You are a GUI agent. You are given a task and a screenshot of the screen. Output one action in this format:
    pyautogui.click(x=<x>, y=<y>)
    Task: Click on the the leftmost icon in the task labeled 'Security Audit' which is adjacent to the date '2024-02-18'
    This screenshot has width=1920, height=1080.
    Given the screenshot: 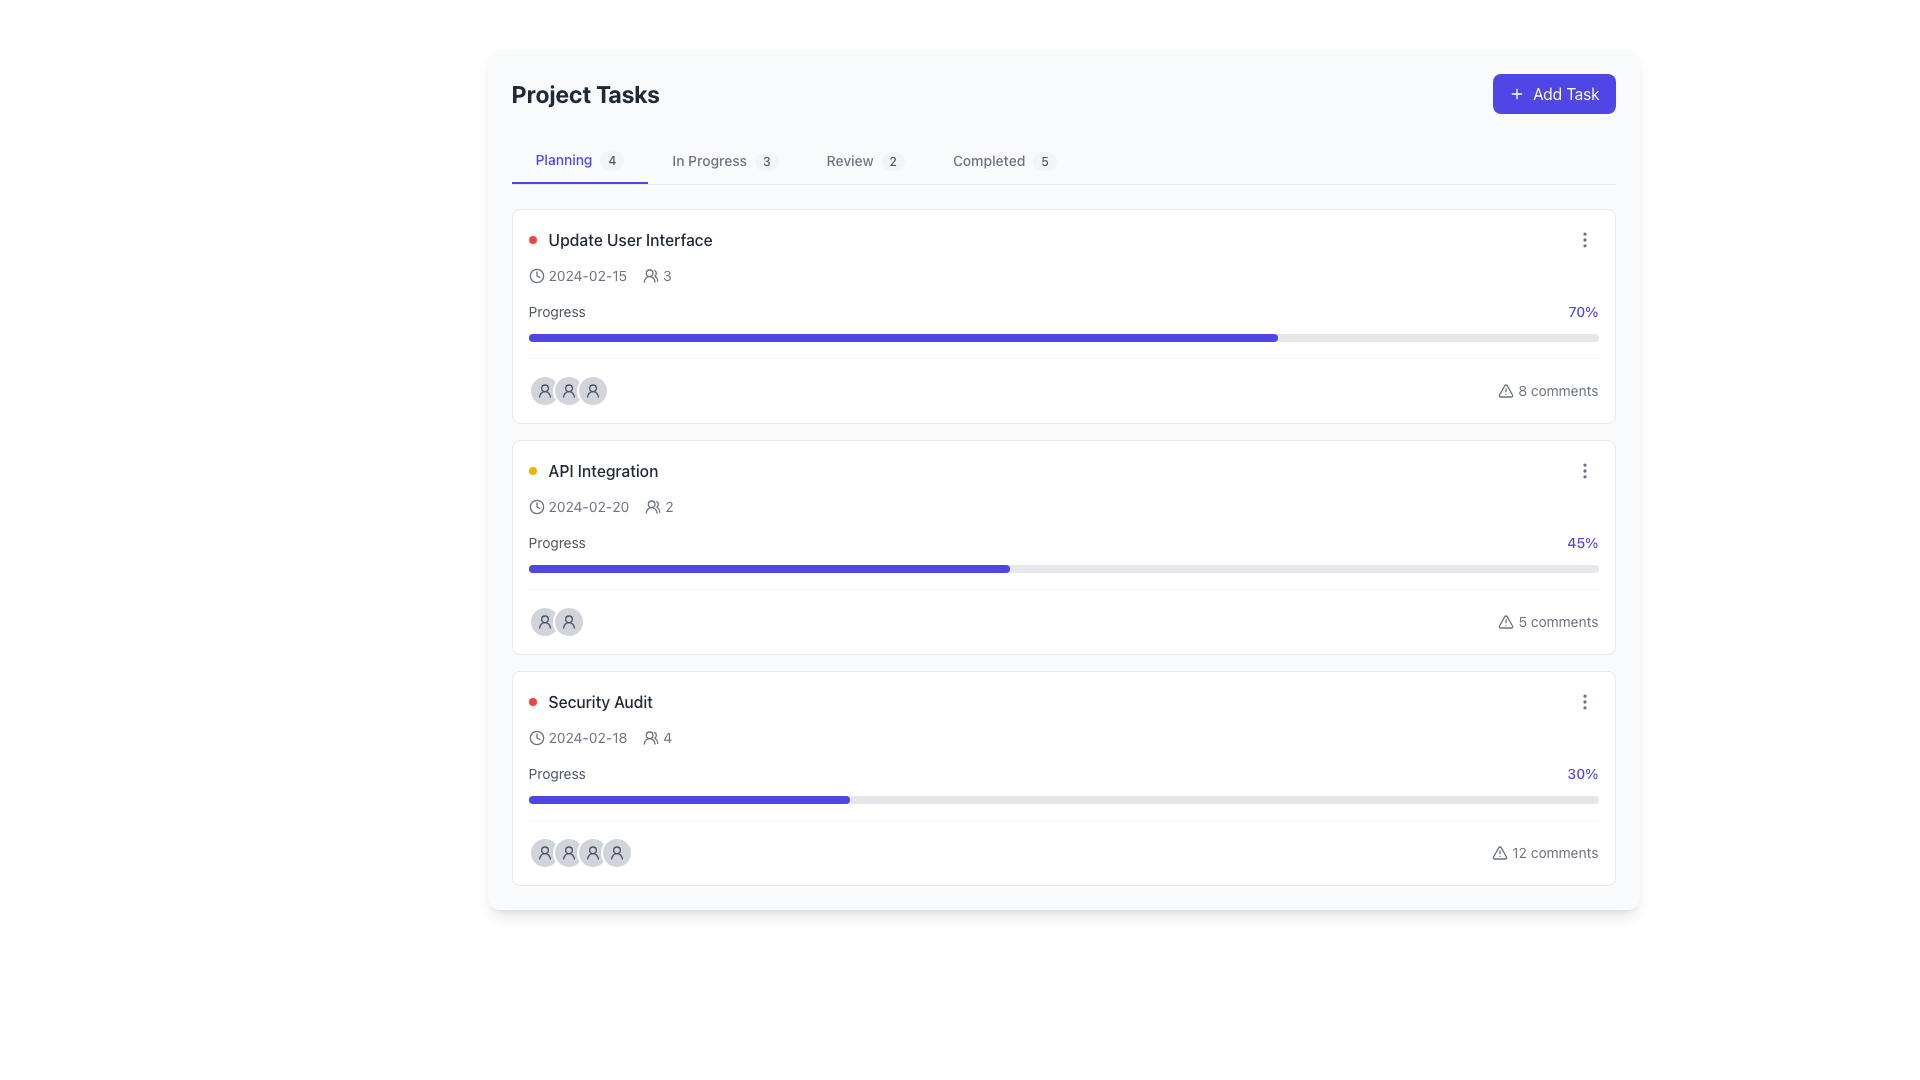 What is the action you would take?
    pyautogui.click(x=536, y=737)
    